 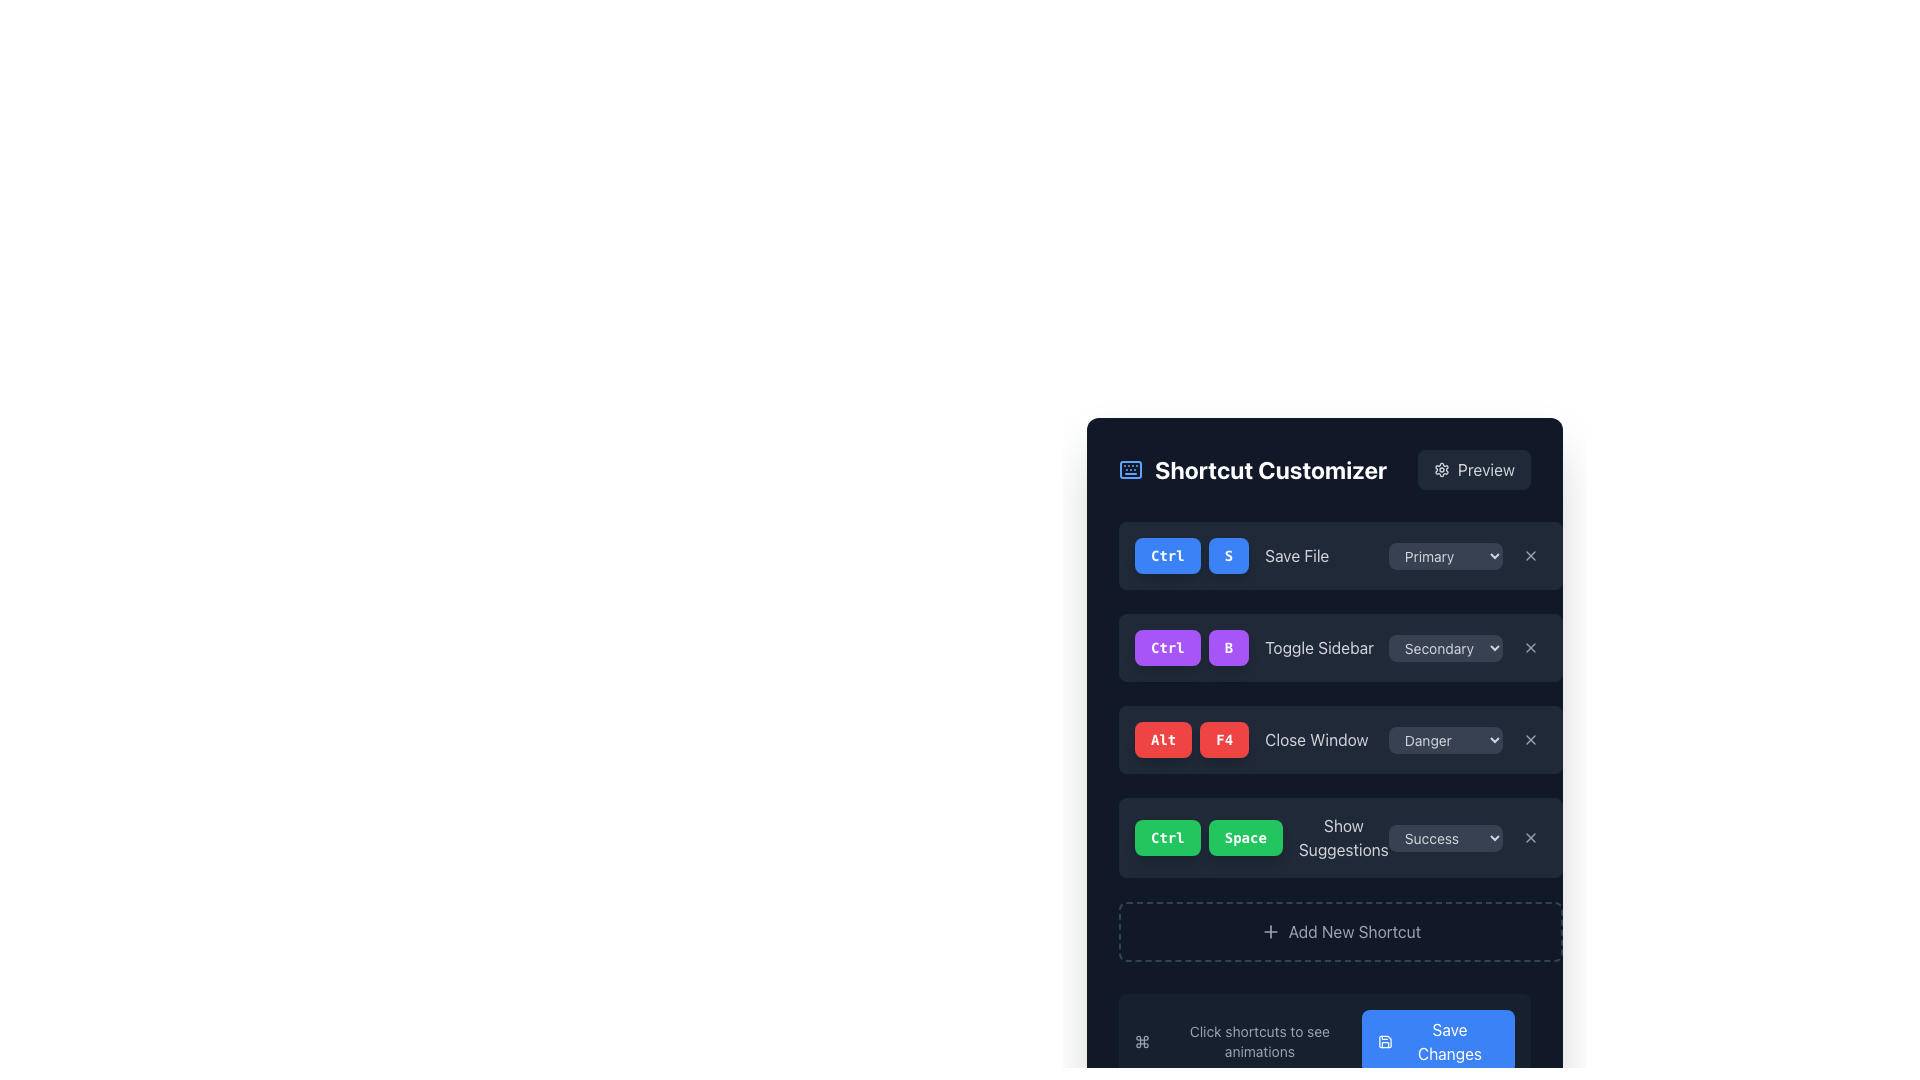 What do you see at coordinates (1445, 740) in the screenshot?
I see `the 'Danger' dropdown button, which is styled with a dark background and lighter text, located` at bounding box center [1445, 740].